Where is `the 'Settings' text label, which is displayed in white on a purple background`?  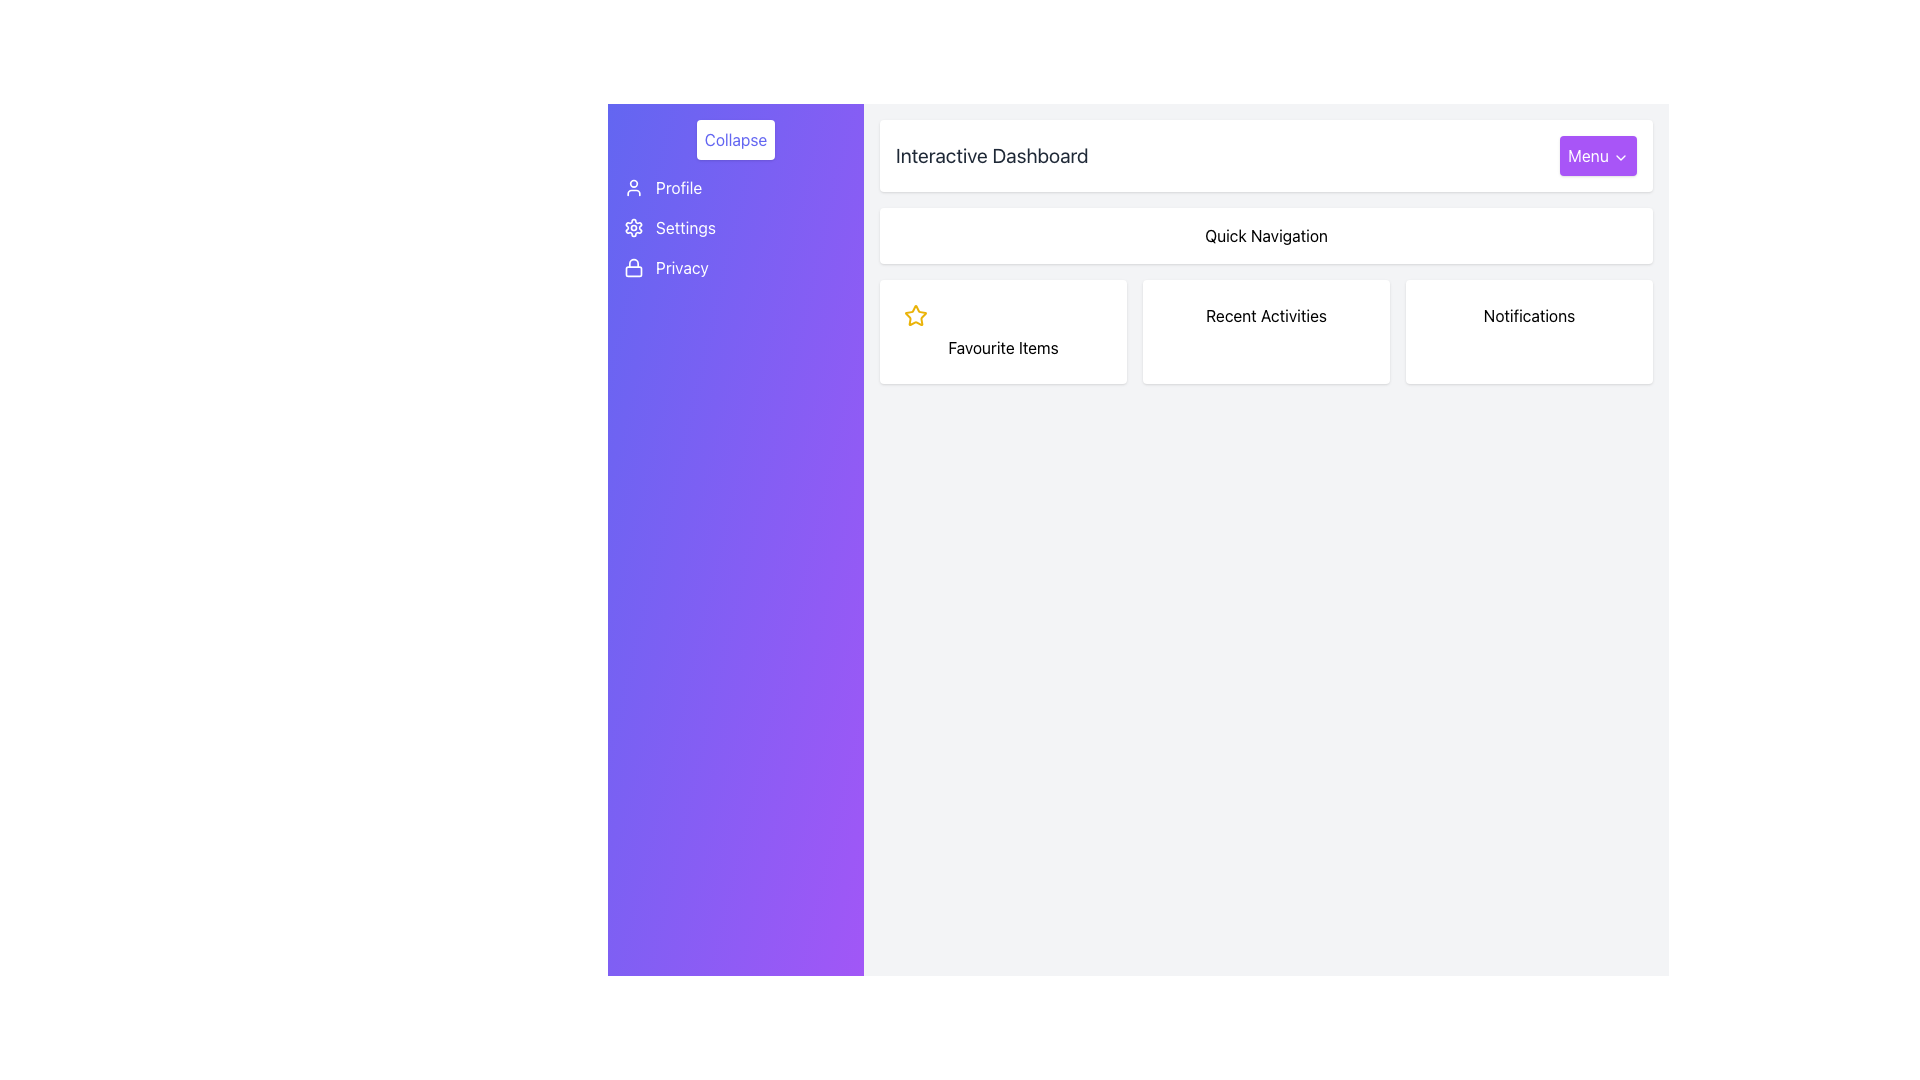 the 'Settings' text label, which is displayed in white on a purple background is located at coordinates (686, 226).